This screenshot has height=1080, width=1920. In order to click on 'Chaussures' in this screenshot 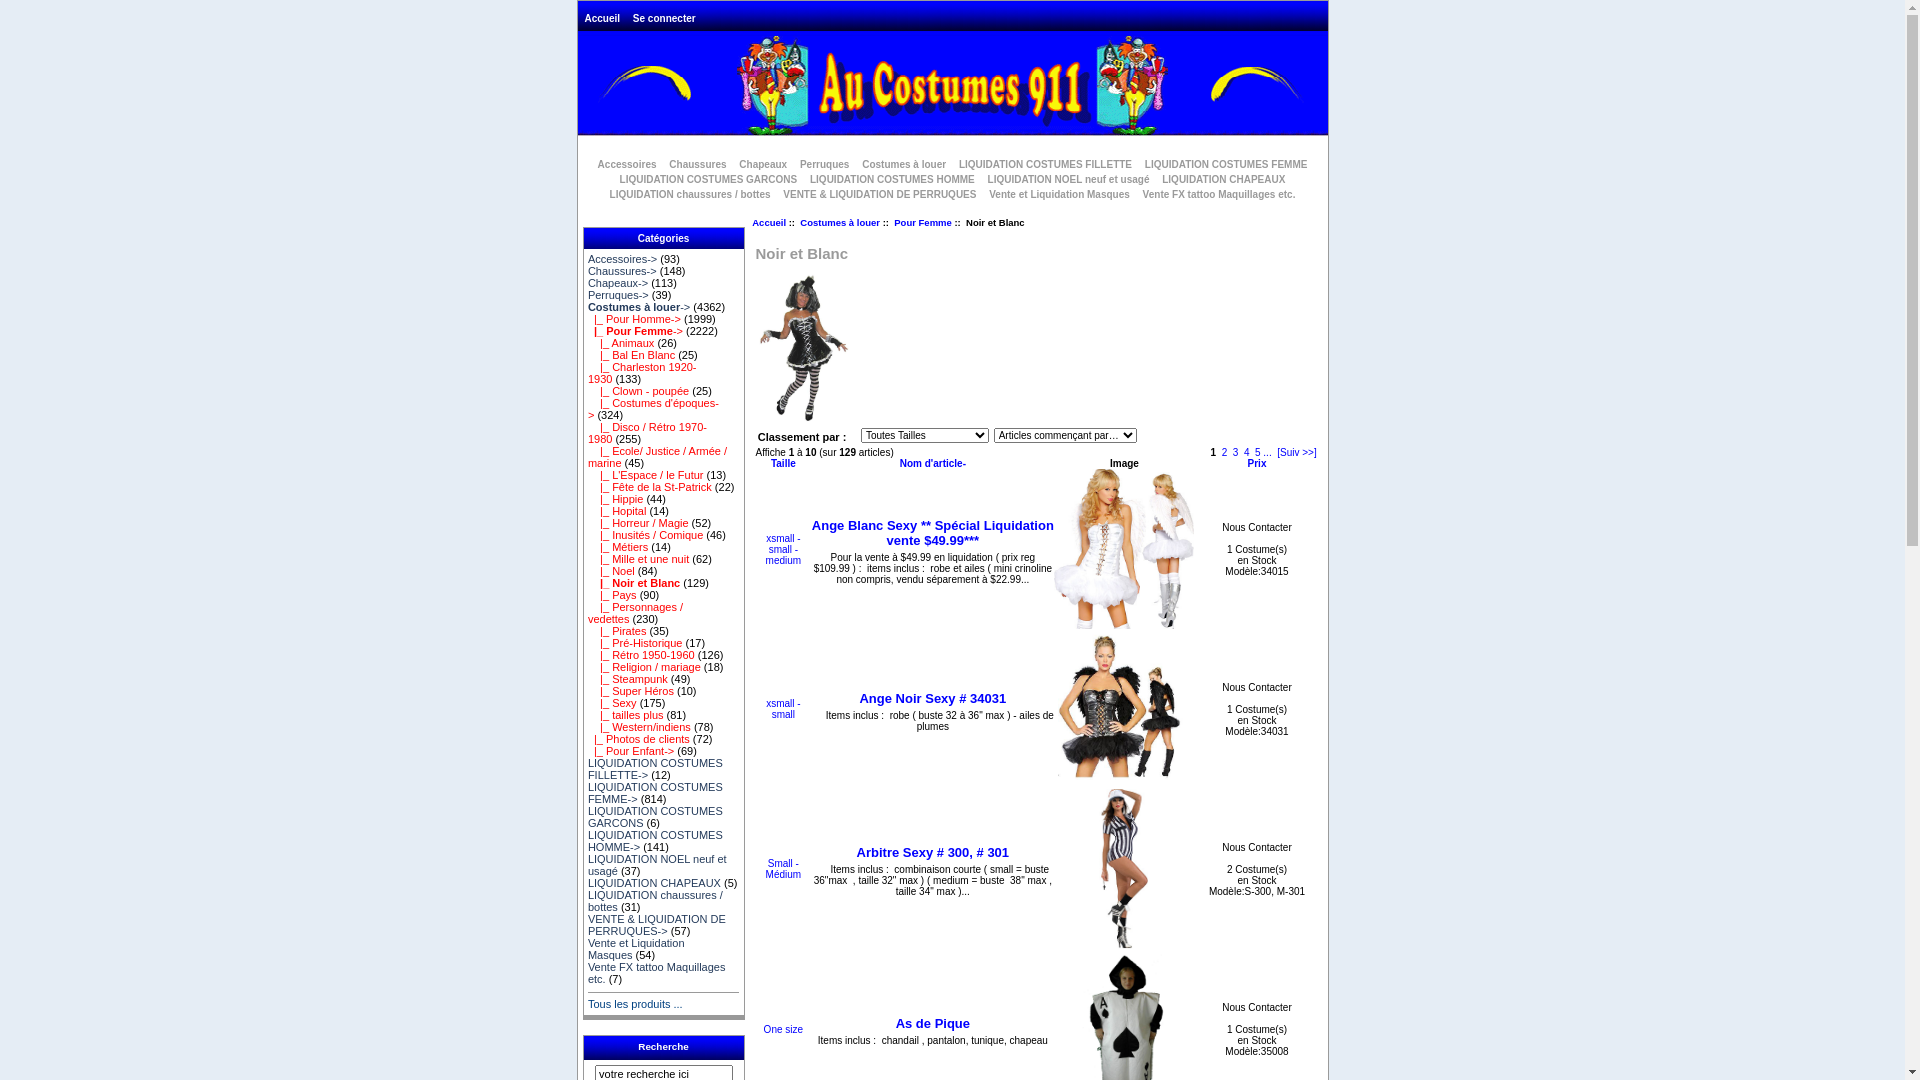, I will do `click(697, 163)`.